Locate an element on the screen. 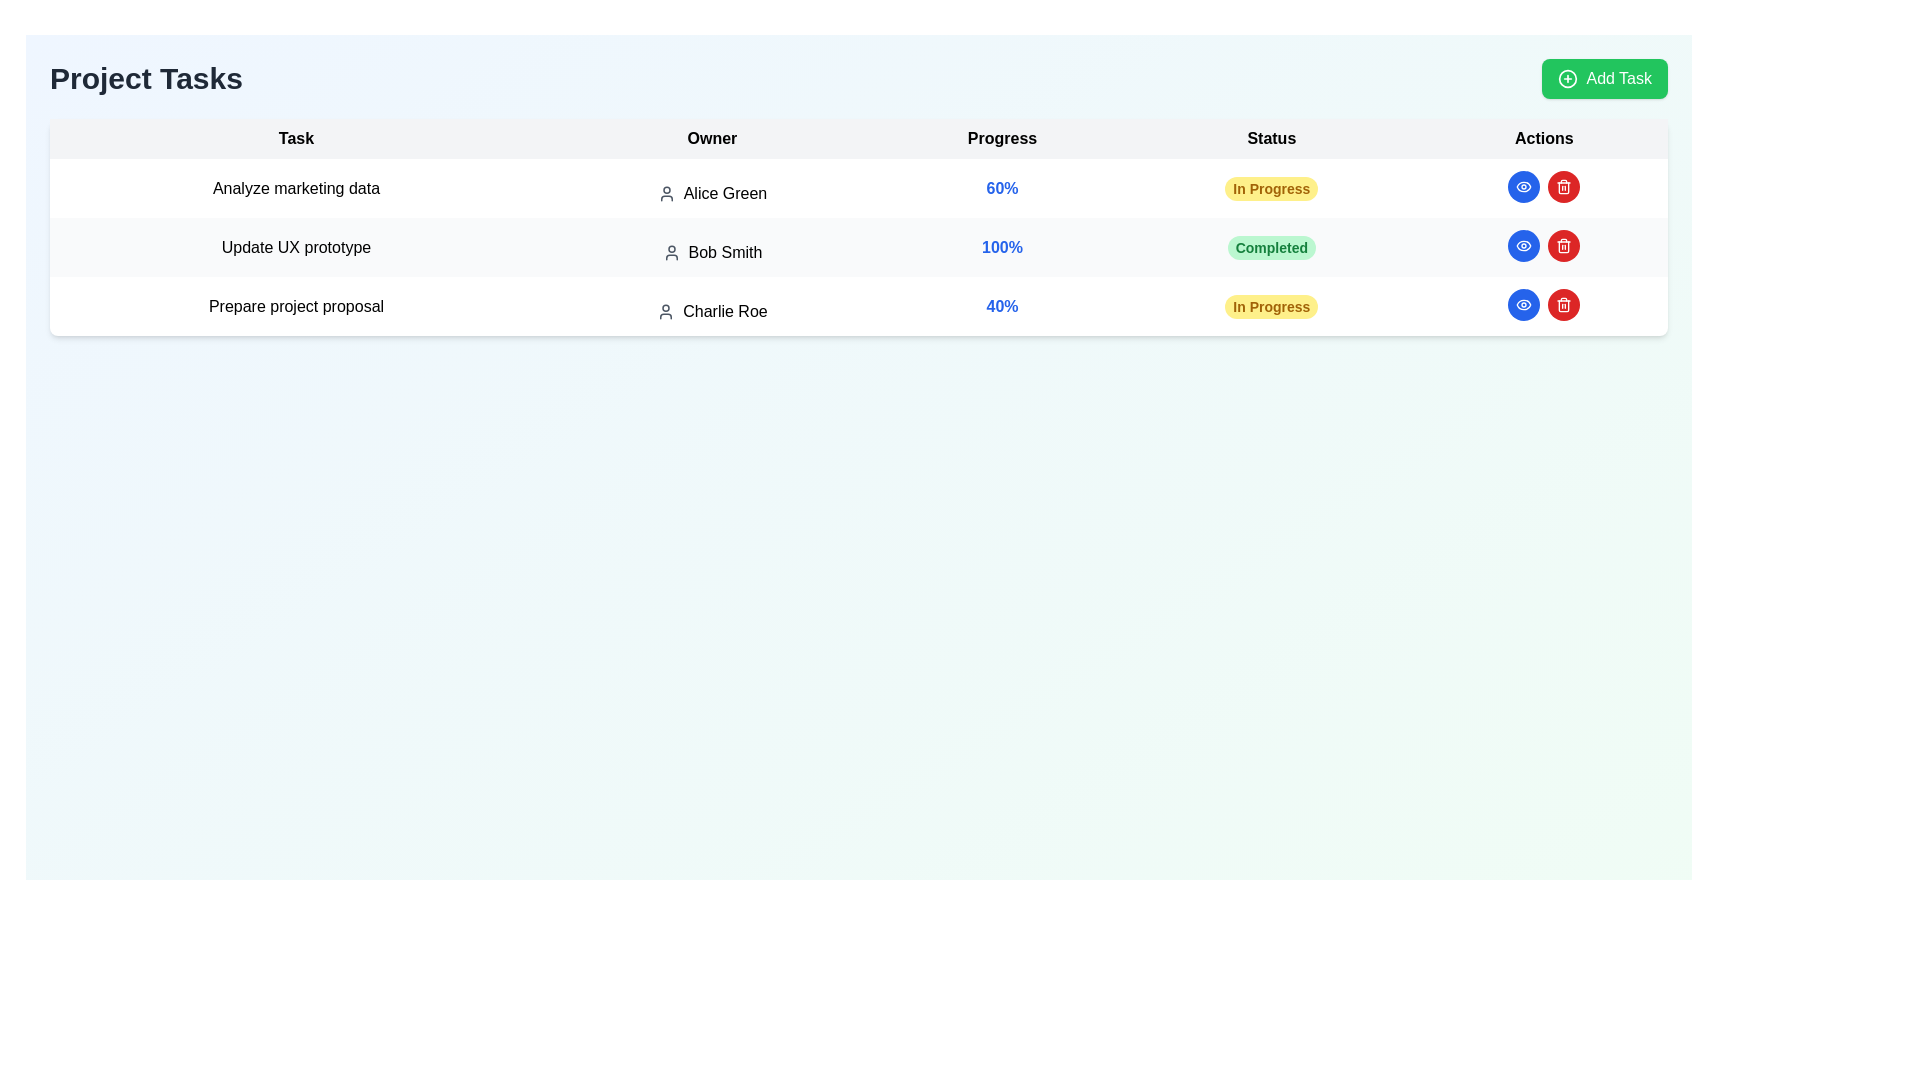 This screenshot has width=1920, height=1080. the circular red button with a white trash can icon in the 'Actions' column of the second row in the 'Project Tasks' table is located at coordinates (1563, 245).